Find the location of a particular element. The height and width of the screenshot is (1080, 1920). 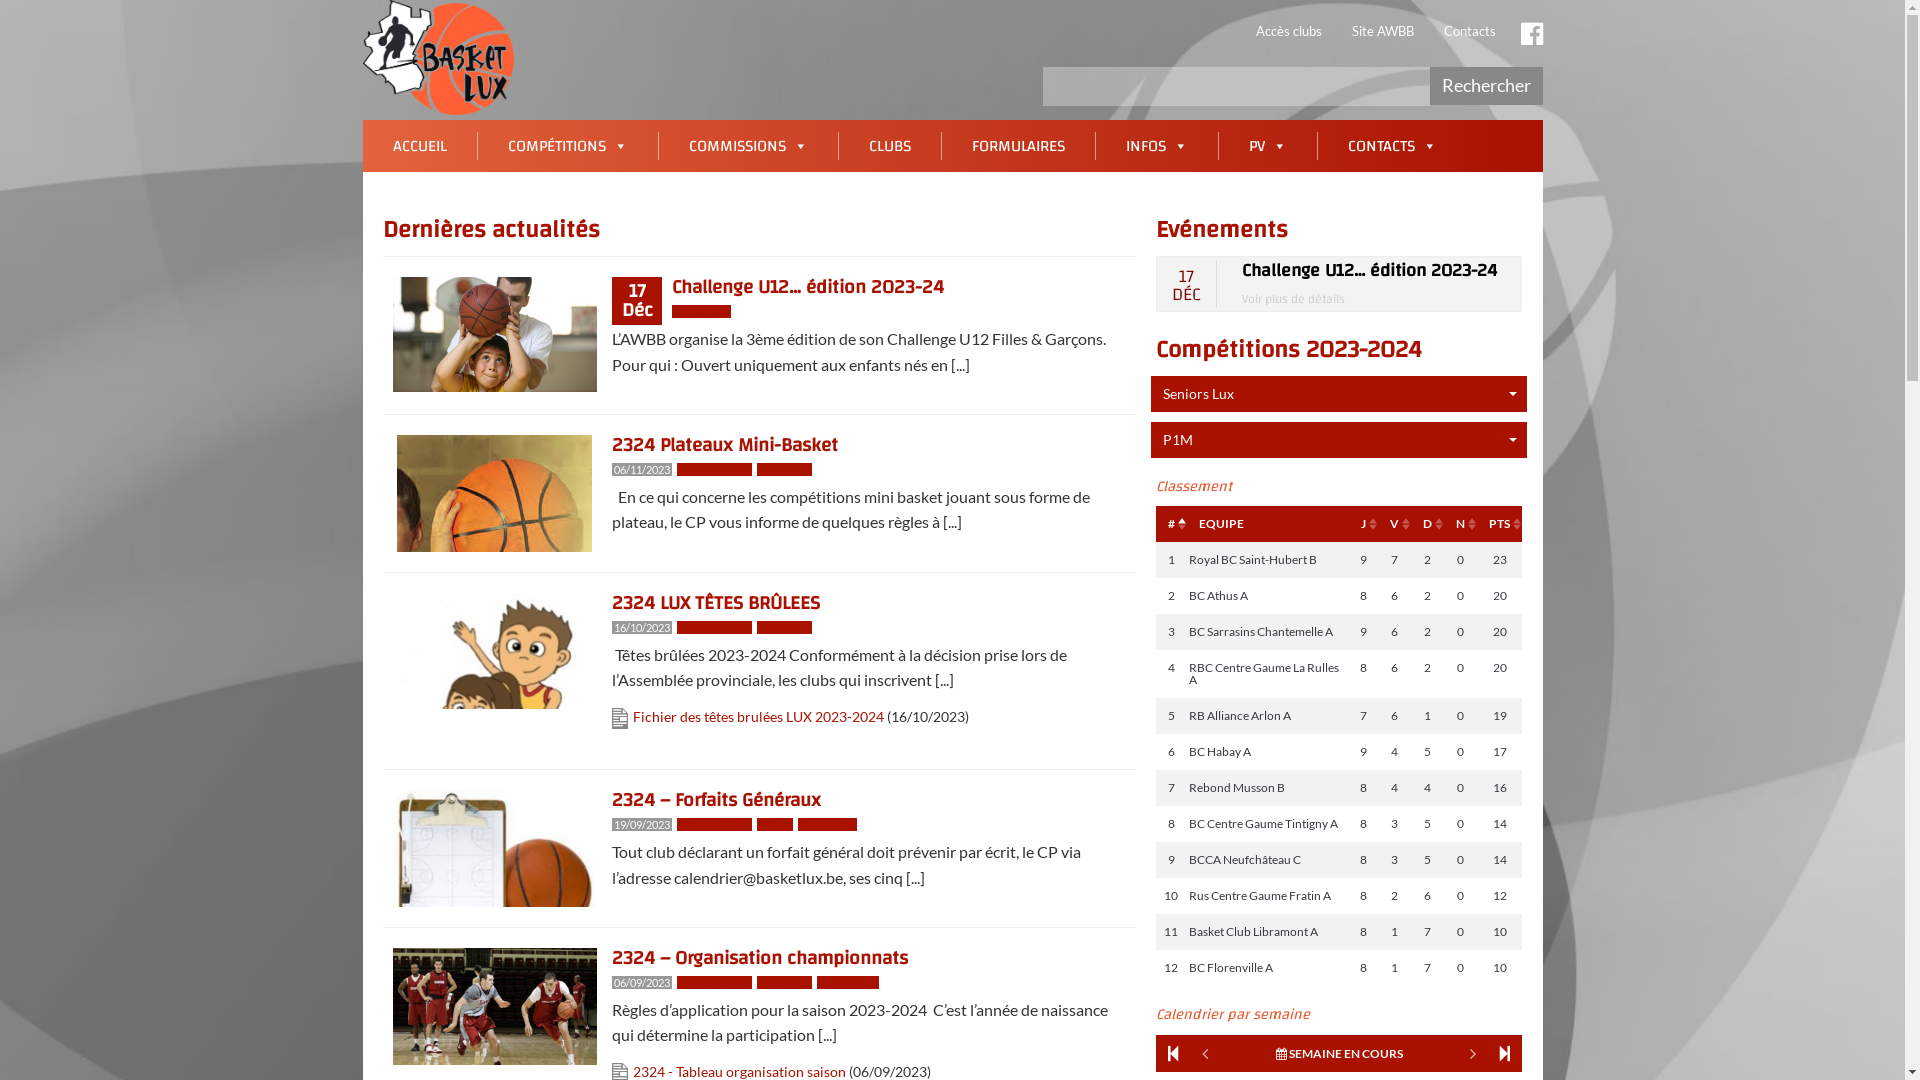

'SEMAINE EN COURS' is located at coordinates (1339, 1052).